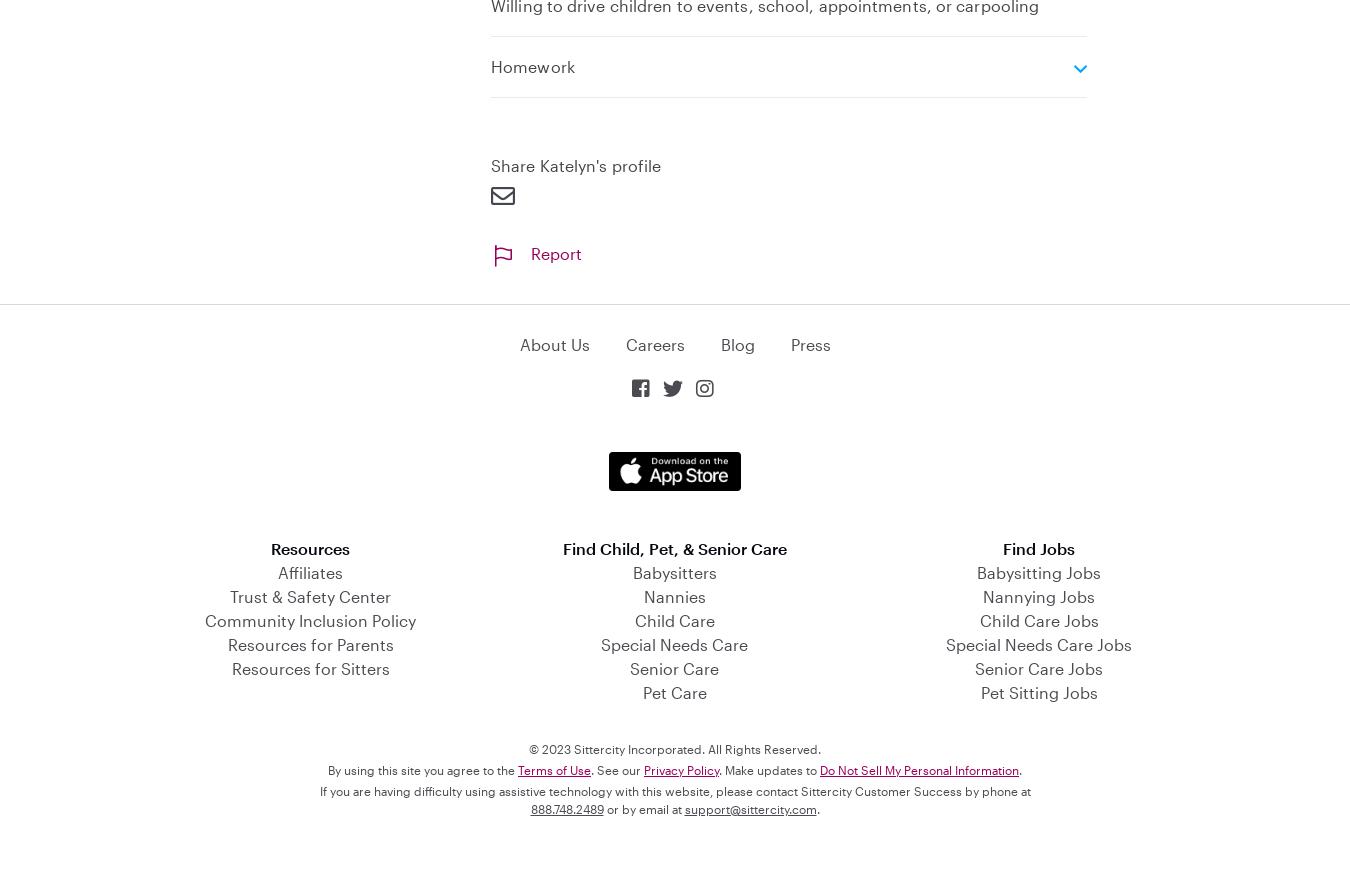 This screenshot has width=1350, height=869. I want to click on 'Nannying Jobs', so click(1038, 595).